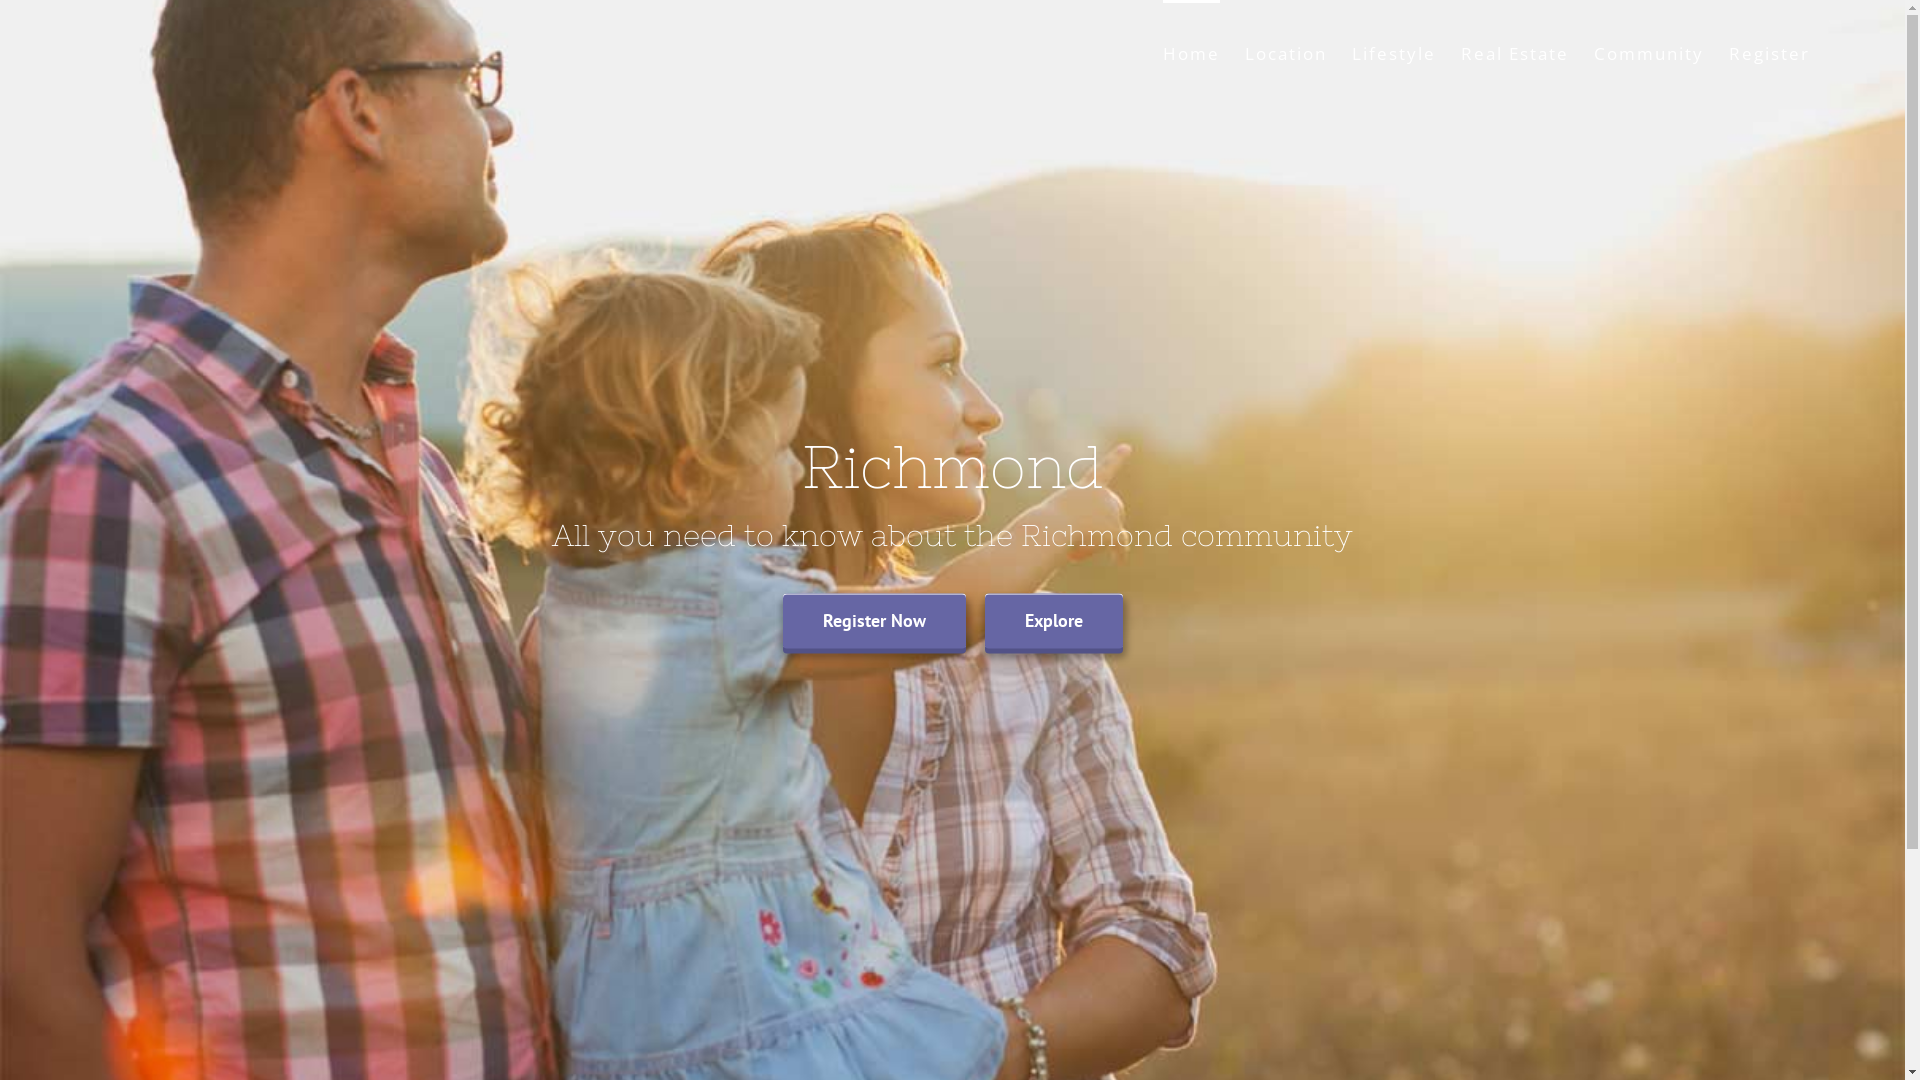 The height and width of the screenshot is (1080, 1920). What do you see at coordinates (873, 620) in the screenshot?
I see `'Register Now'` at bounding box center [873, 620].